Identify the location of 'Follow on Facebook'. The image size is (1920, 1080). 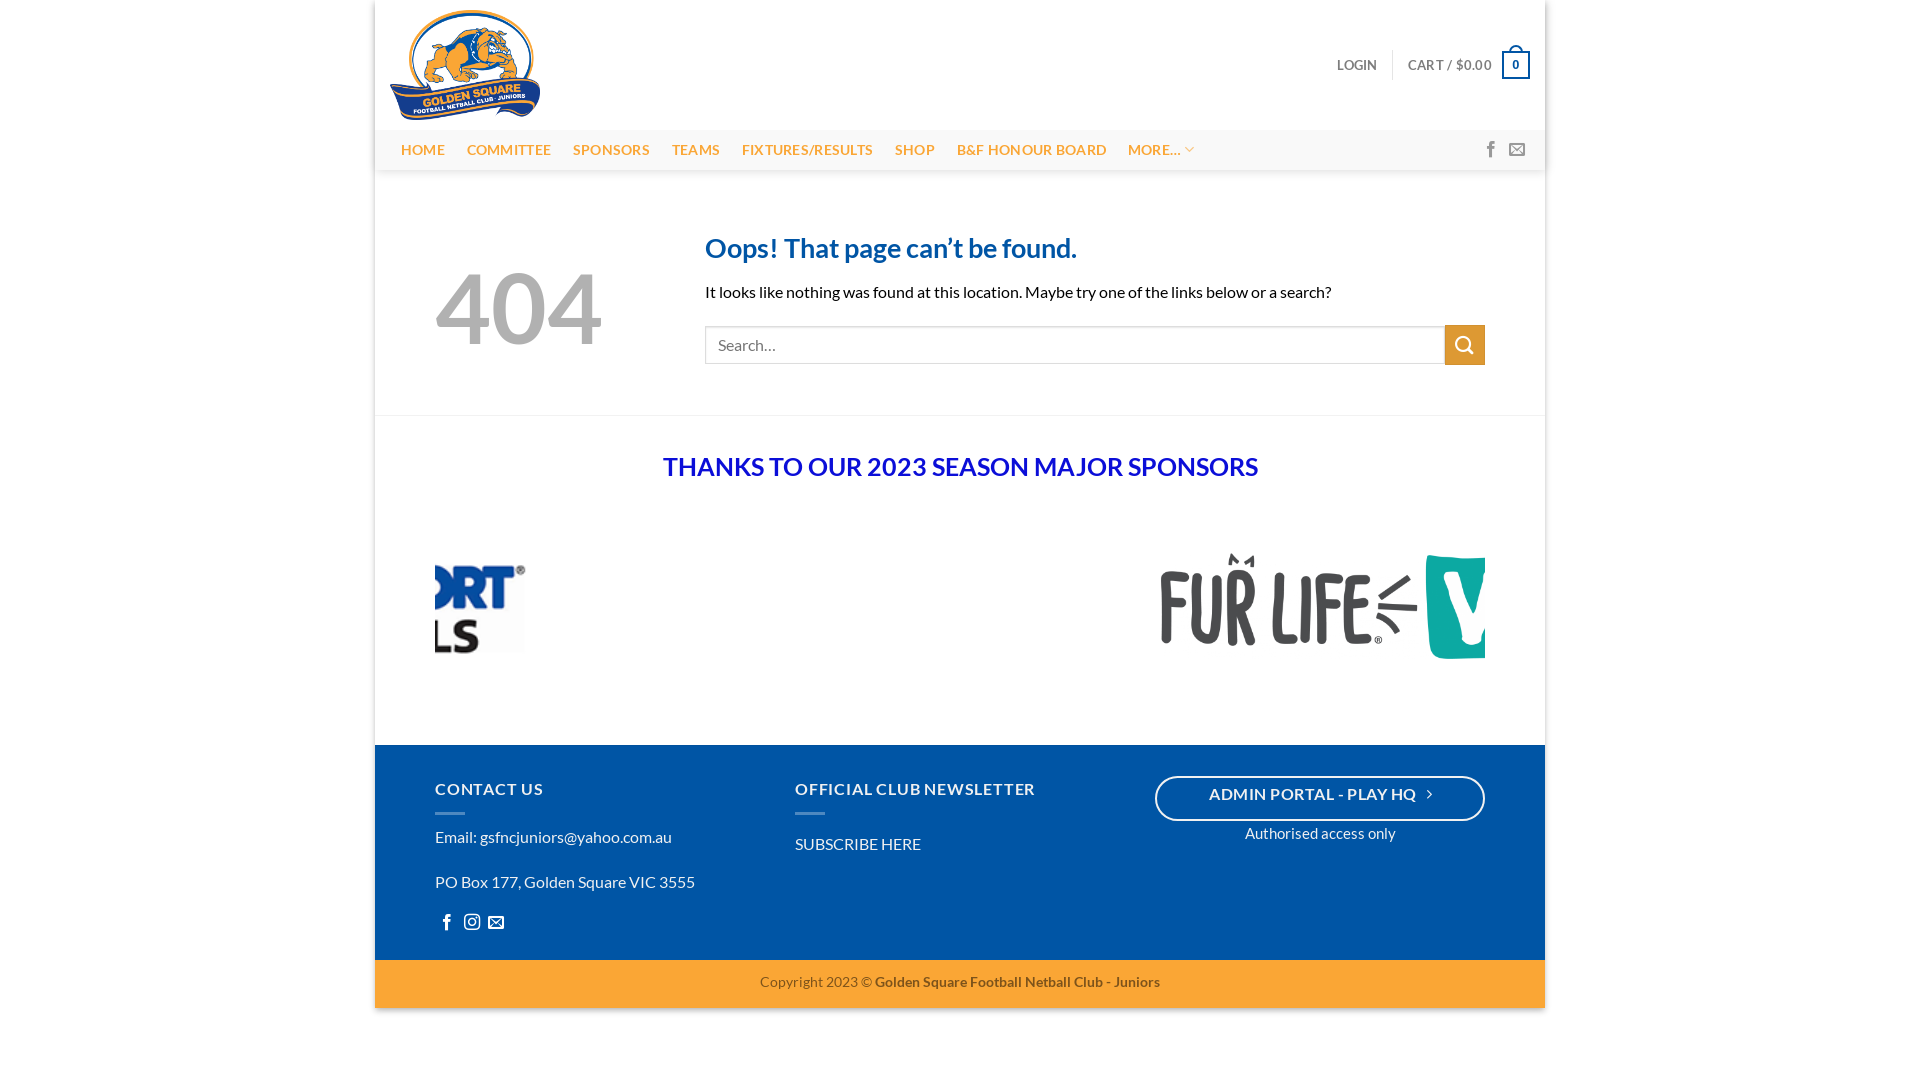
(445, 928).